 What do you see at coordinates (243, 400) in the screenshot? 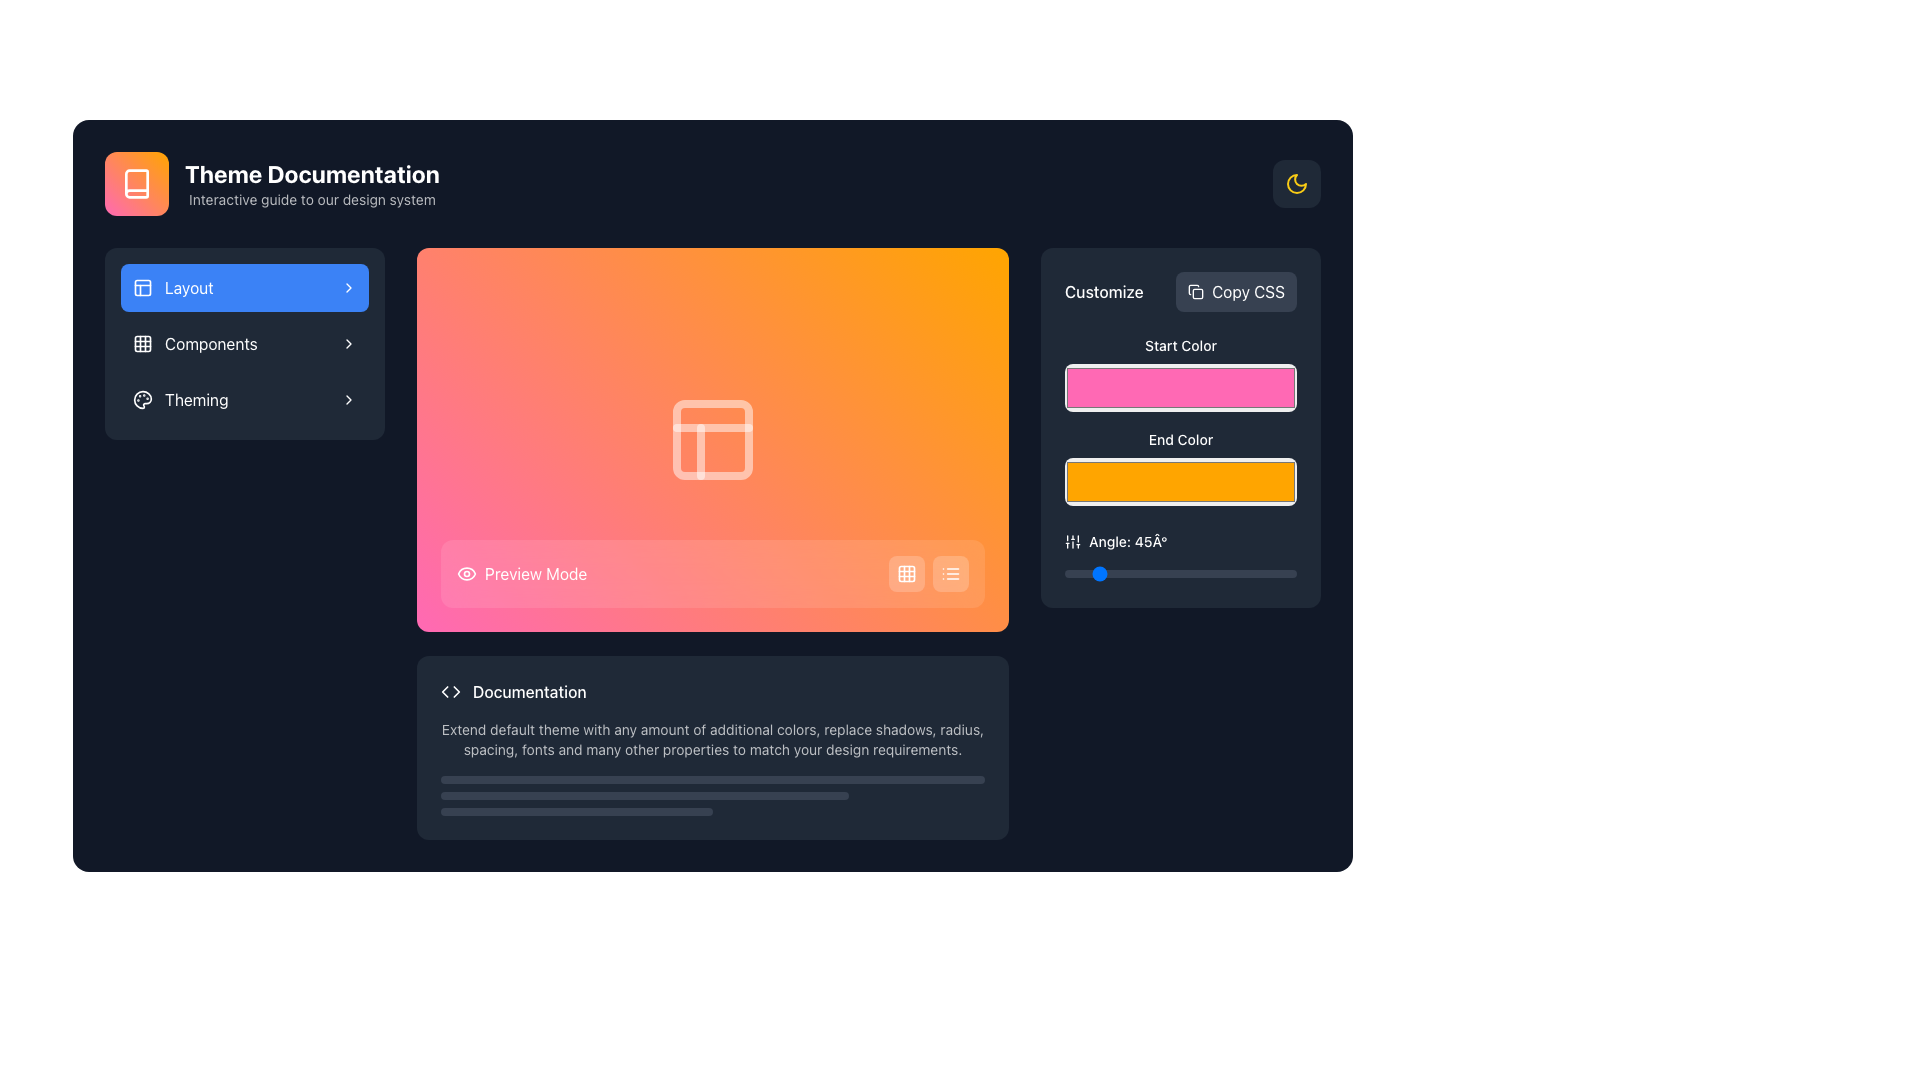
I see `the 'Theming' button located as the third item in the vertical navigation list on the left-hand side` at bounding box center [243, 400].